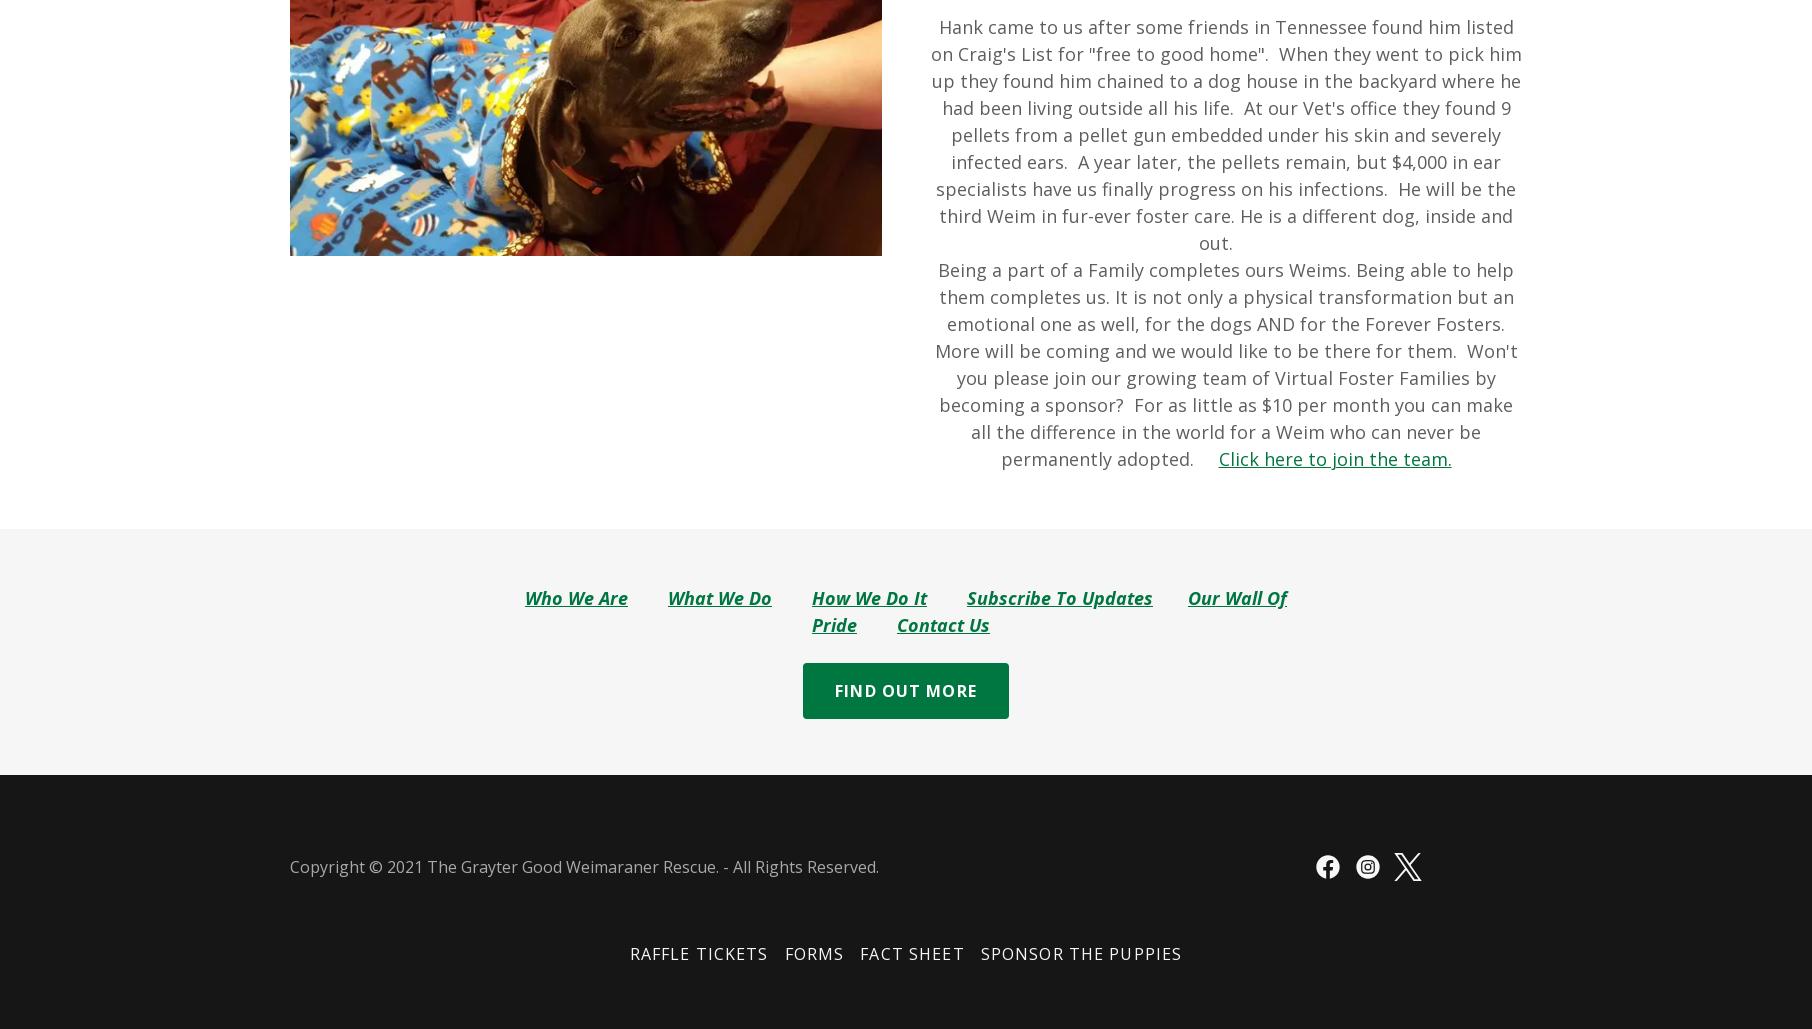 The image size is (1812, 1029). I want to click on 'Being a part of a Family completes ours Weims. Being able to help them completes us. It is not only a physical transformation but an emotional one as well, for the dogs AND for the Forever Fosters. More will be coming and we would like to be there for them.  Won't you please join our growing team of Virtual Foster Families by becoming a sponsor?  For as little as $10 per month you can make all the difference in the world for a Weim who can never be permanently adopted.', so click(1225, 364).